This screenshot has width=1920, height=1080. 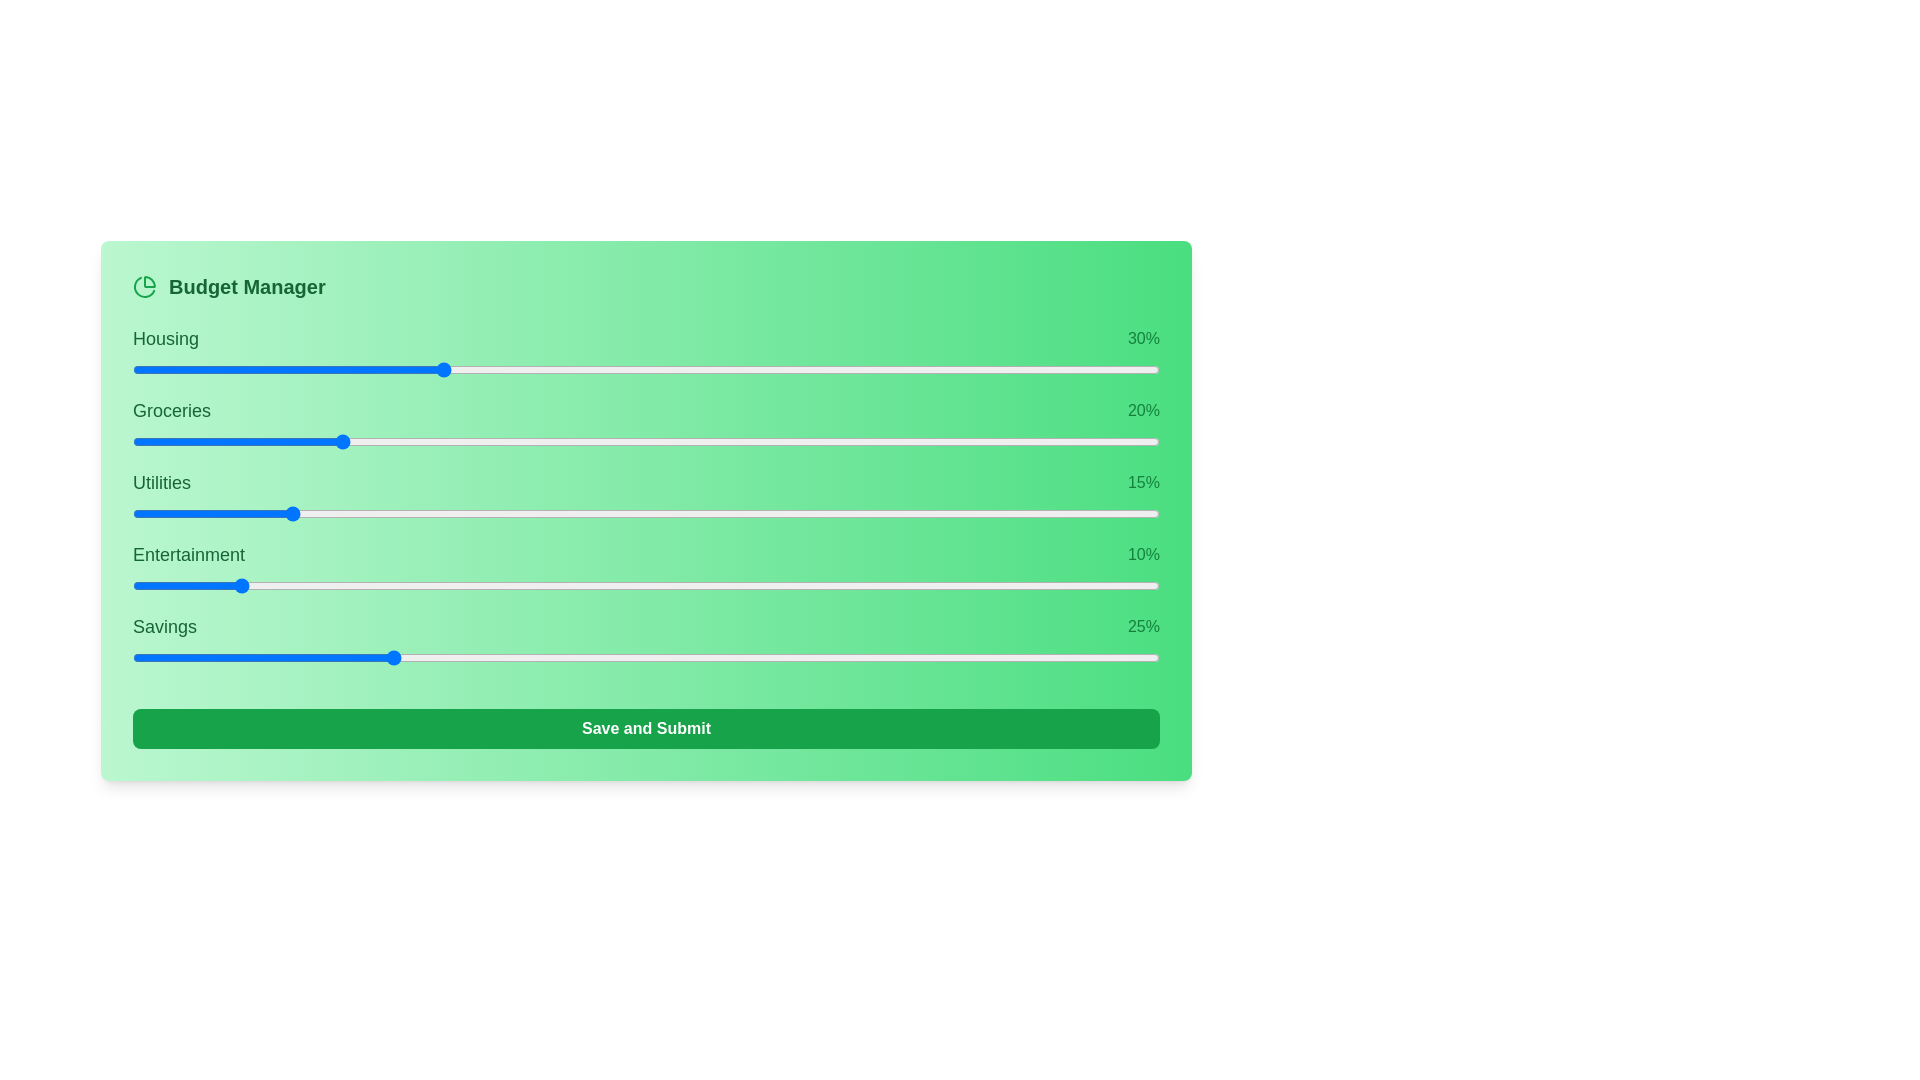 What do you see at coordinates (877, 512) in the screenshot?
I see `the slider for 2 to 45% allocation` at bounding box center [877, 512].